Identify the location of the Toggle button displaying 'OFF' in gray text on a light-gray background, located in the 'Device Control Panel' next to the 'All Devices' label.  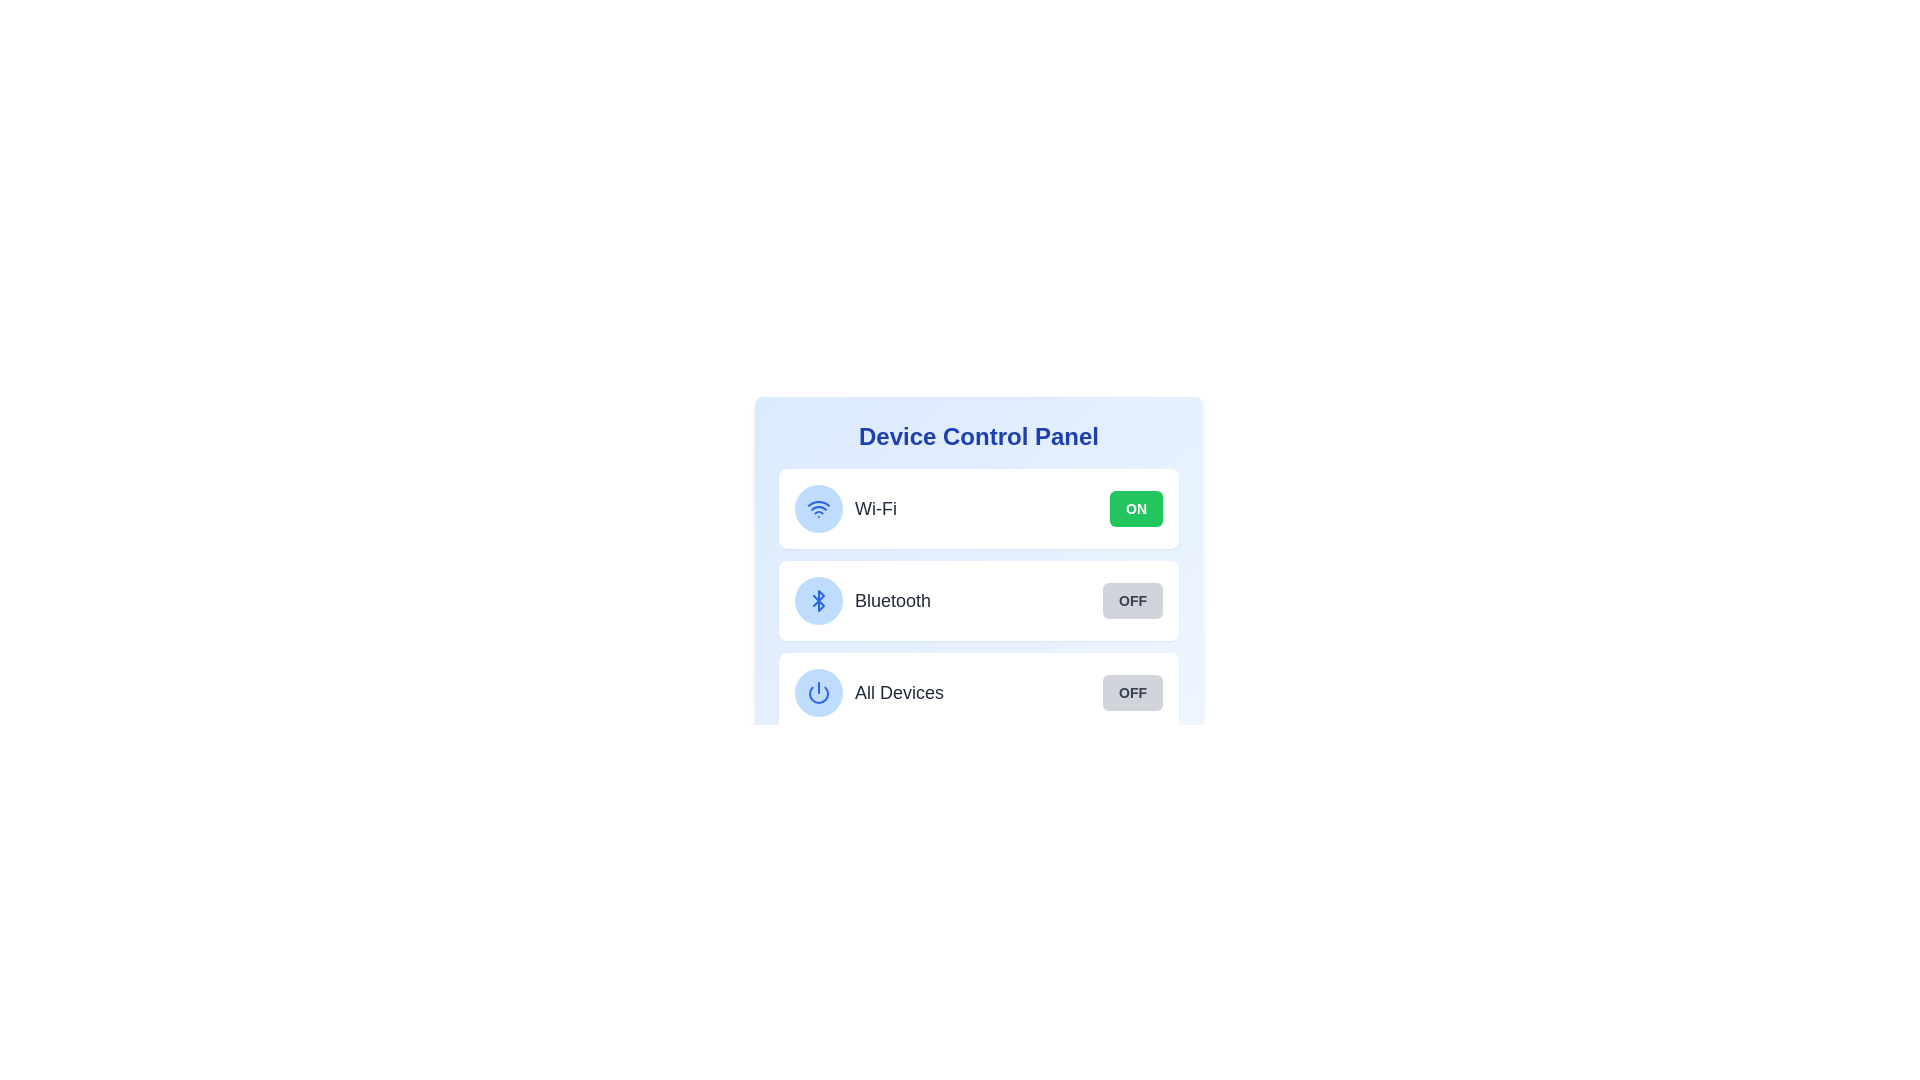
(1132, 692).